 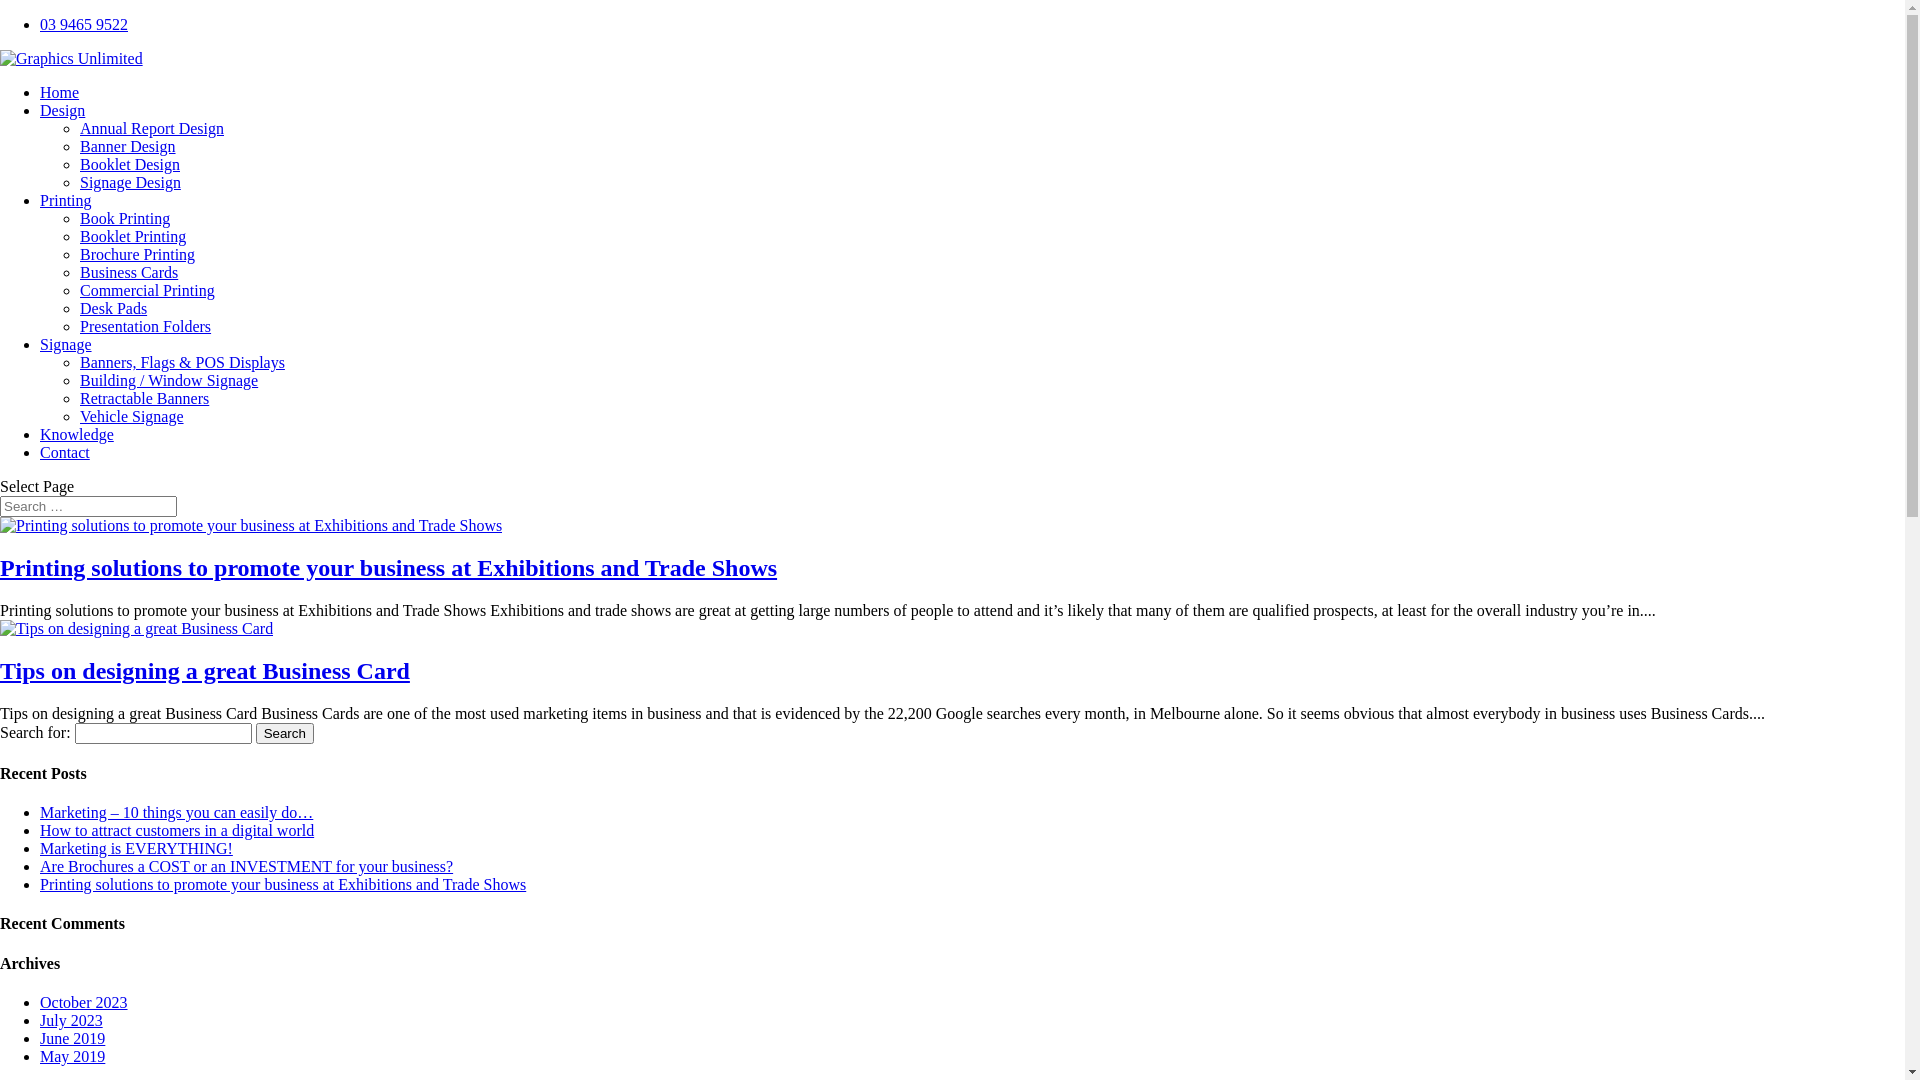 What do you see at coordinates (135, 848) in the screenshot?
I see `'Marketing is EVERYTHING!'` at bounding box center [135, 848].